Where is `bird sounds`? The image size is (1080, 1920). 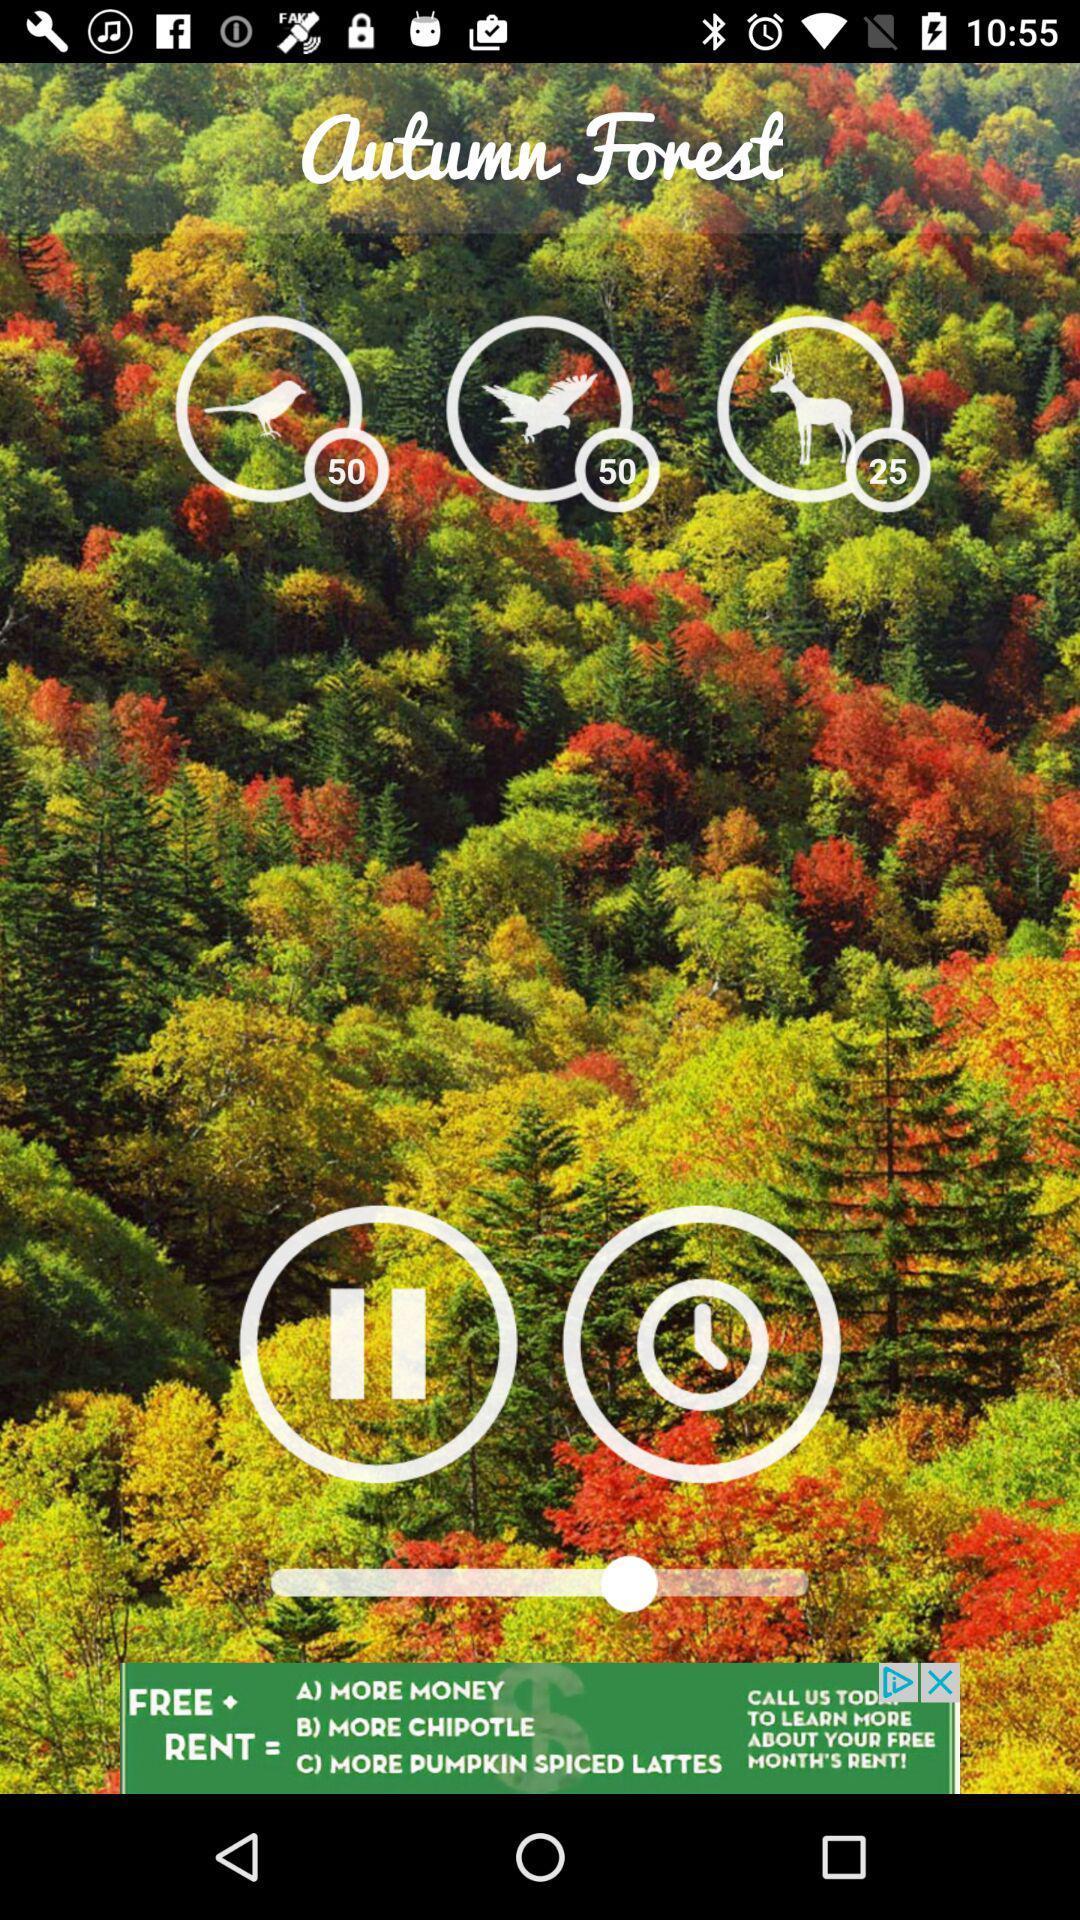 bird sounds is located at coordinates (267, 407).